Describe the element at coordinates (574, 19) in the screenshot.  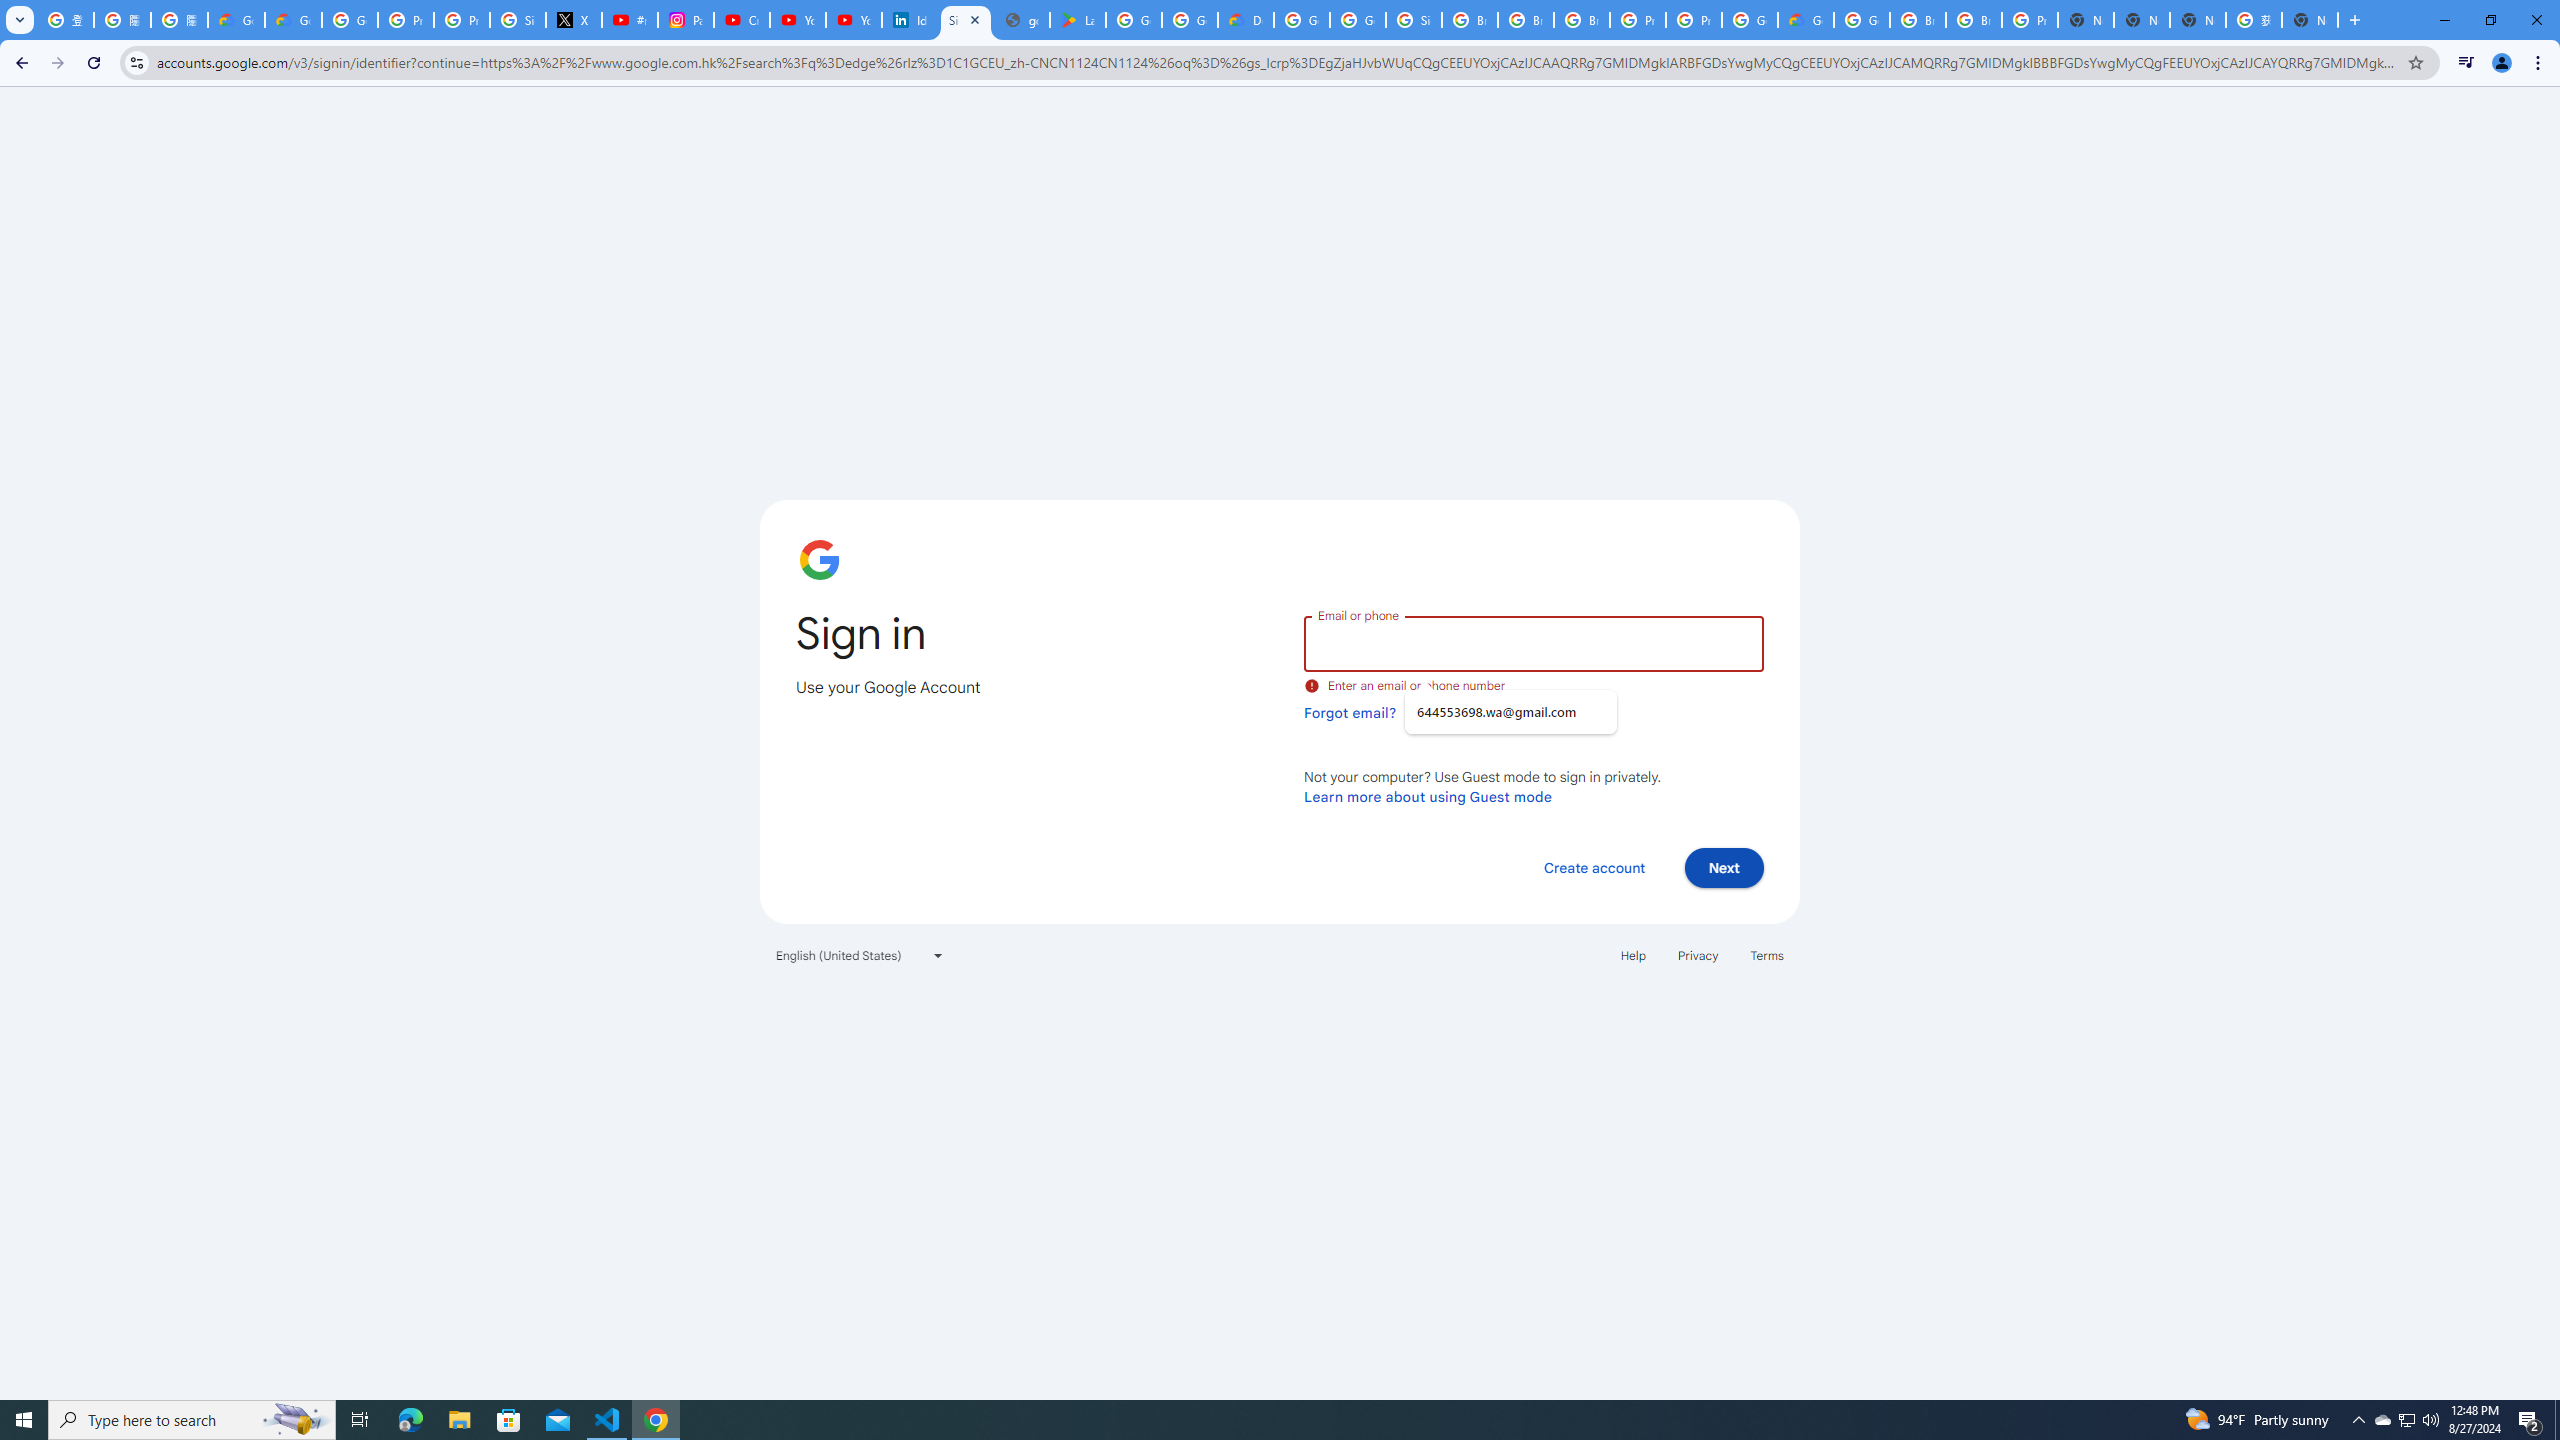
I see `'X'` at that location.